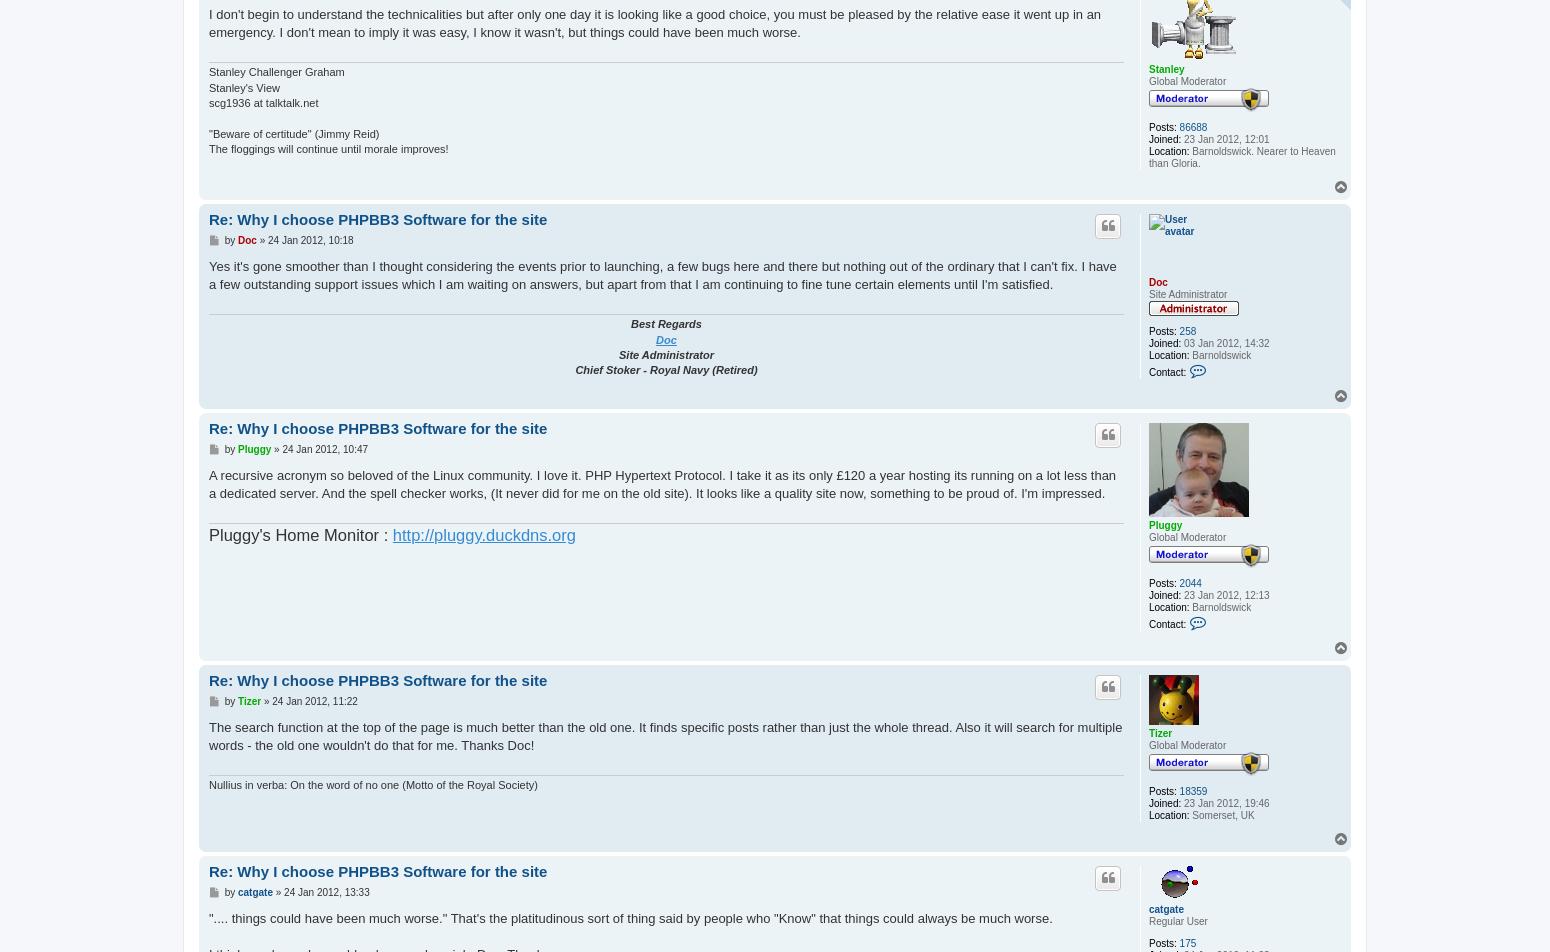 The image size is (1550, 952). What do you see at coordinates (665, 323) in the screenshot?
I see `'Best Regards'` at bounding box center [665, 323].